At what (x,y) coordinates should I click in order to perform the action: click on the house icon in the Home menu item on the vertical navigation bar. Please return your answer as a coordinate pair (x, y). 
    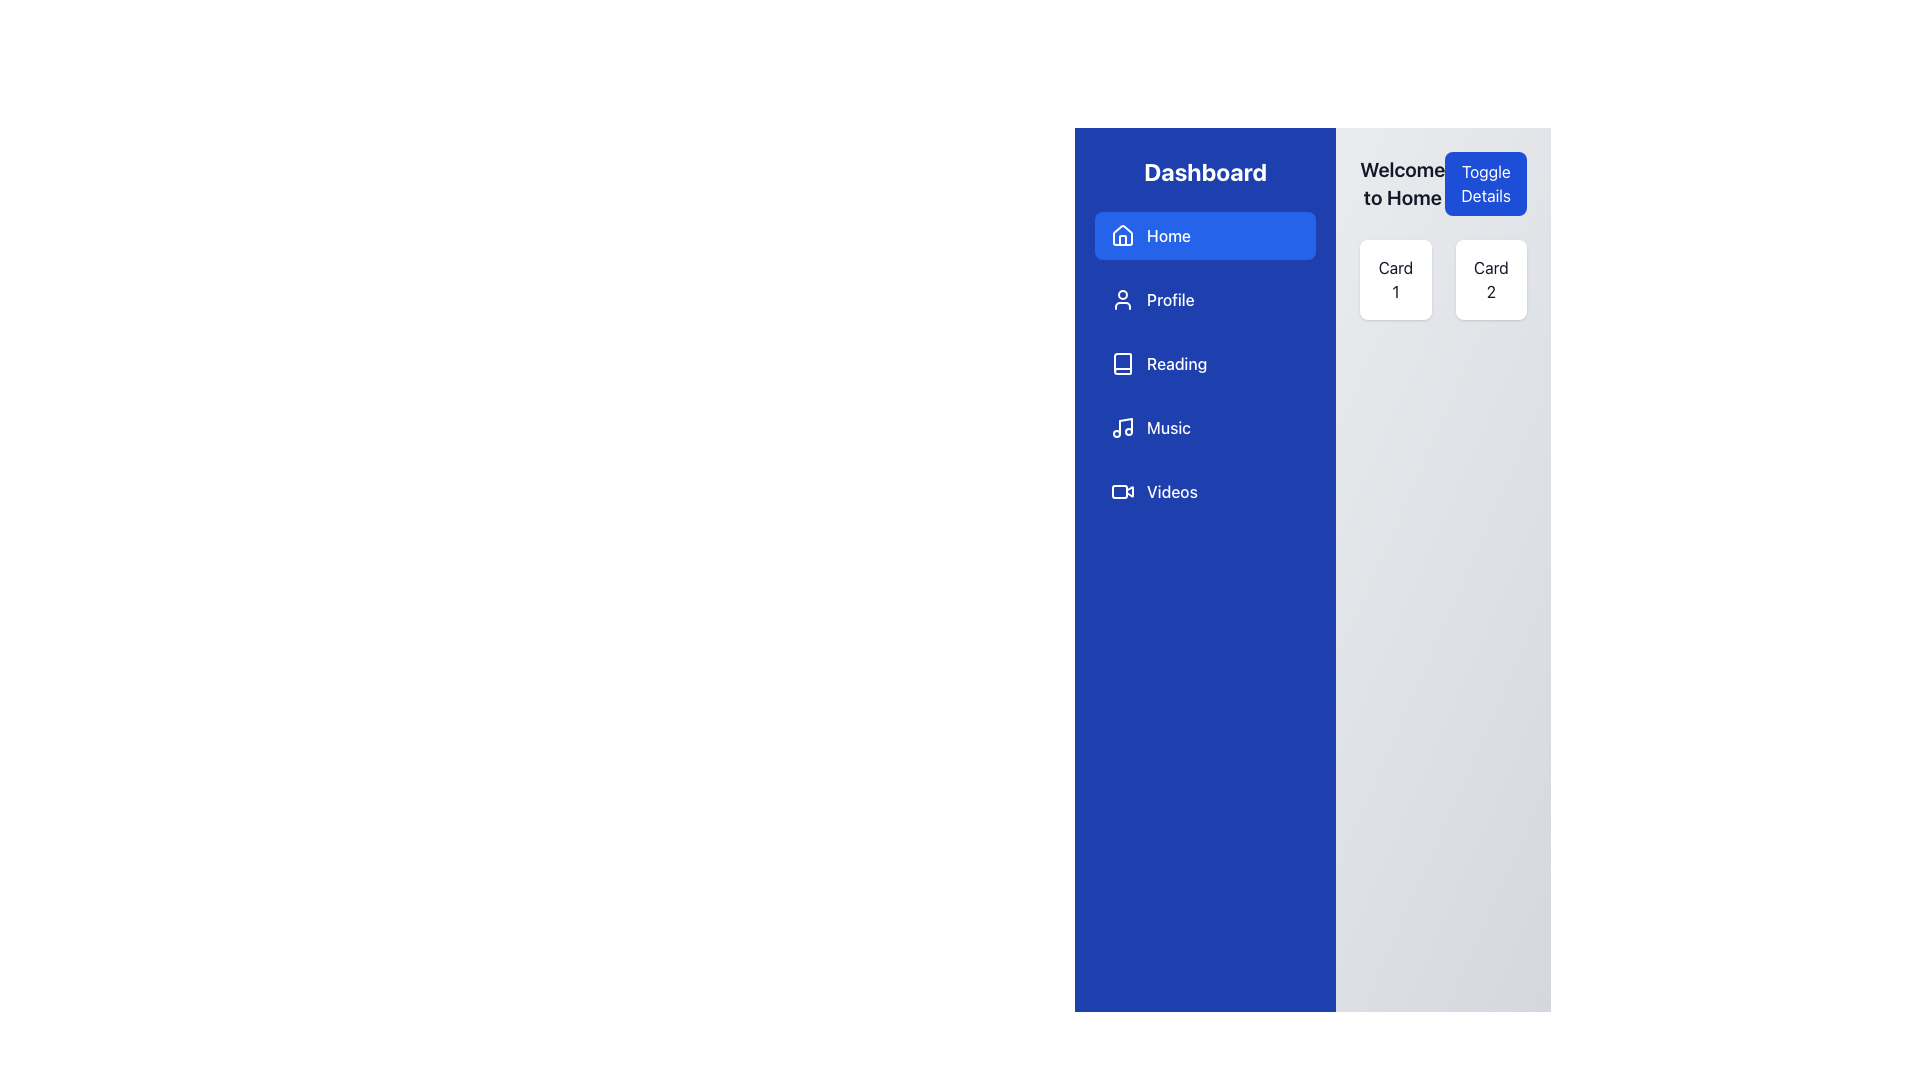
    Looking at the image, I should click on (1123, 234).